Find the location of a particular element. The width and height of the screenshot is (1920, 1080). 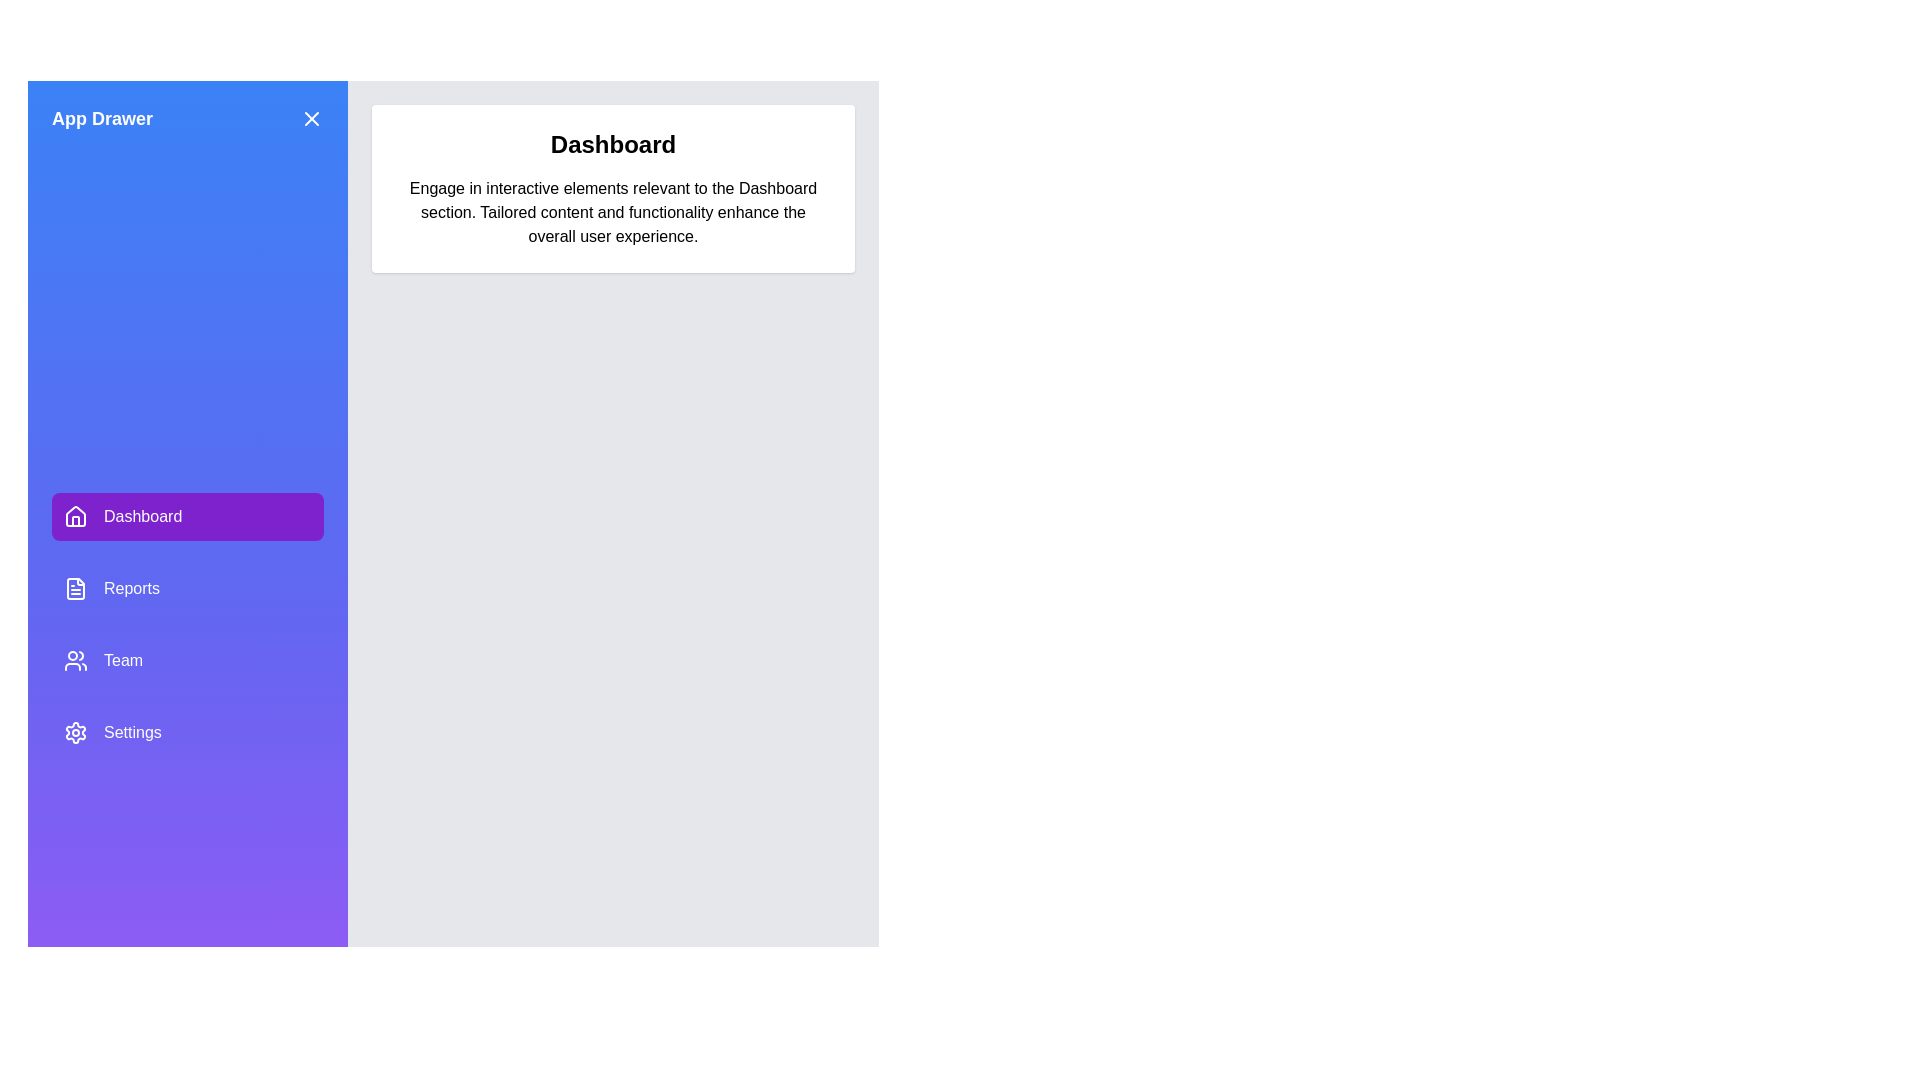

the Settings from the drawer menu is located at coordinates (187, 732).